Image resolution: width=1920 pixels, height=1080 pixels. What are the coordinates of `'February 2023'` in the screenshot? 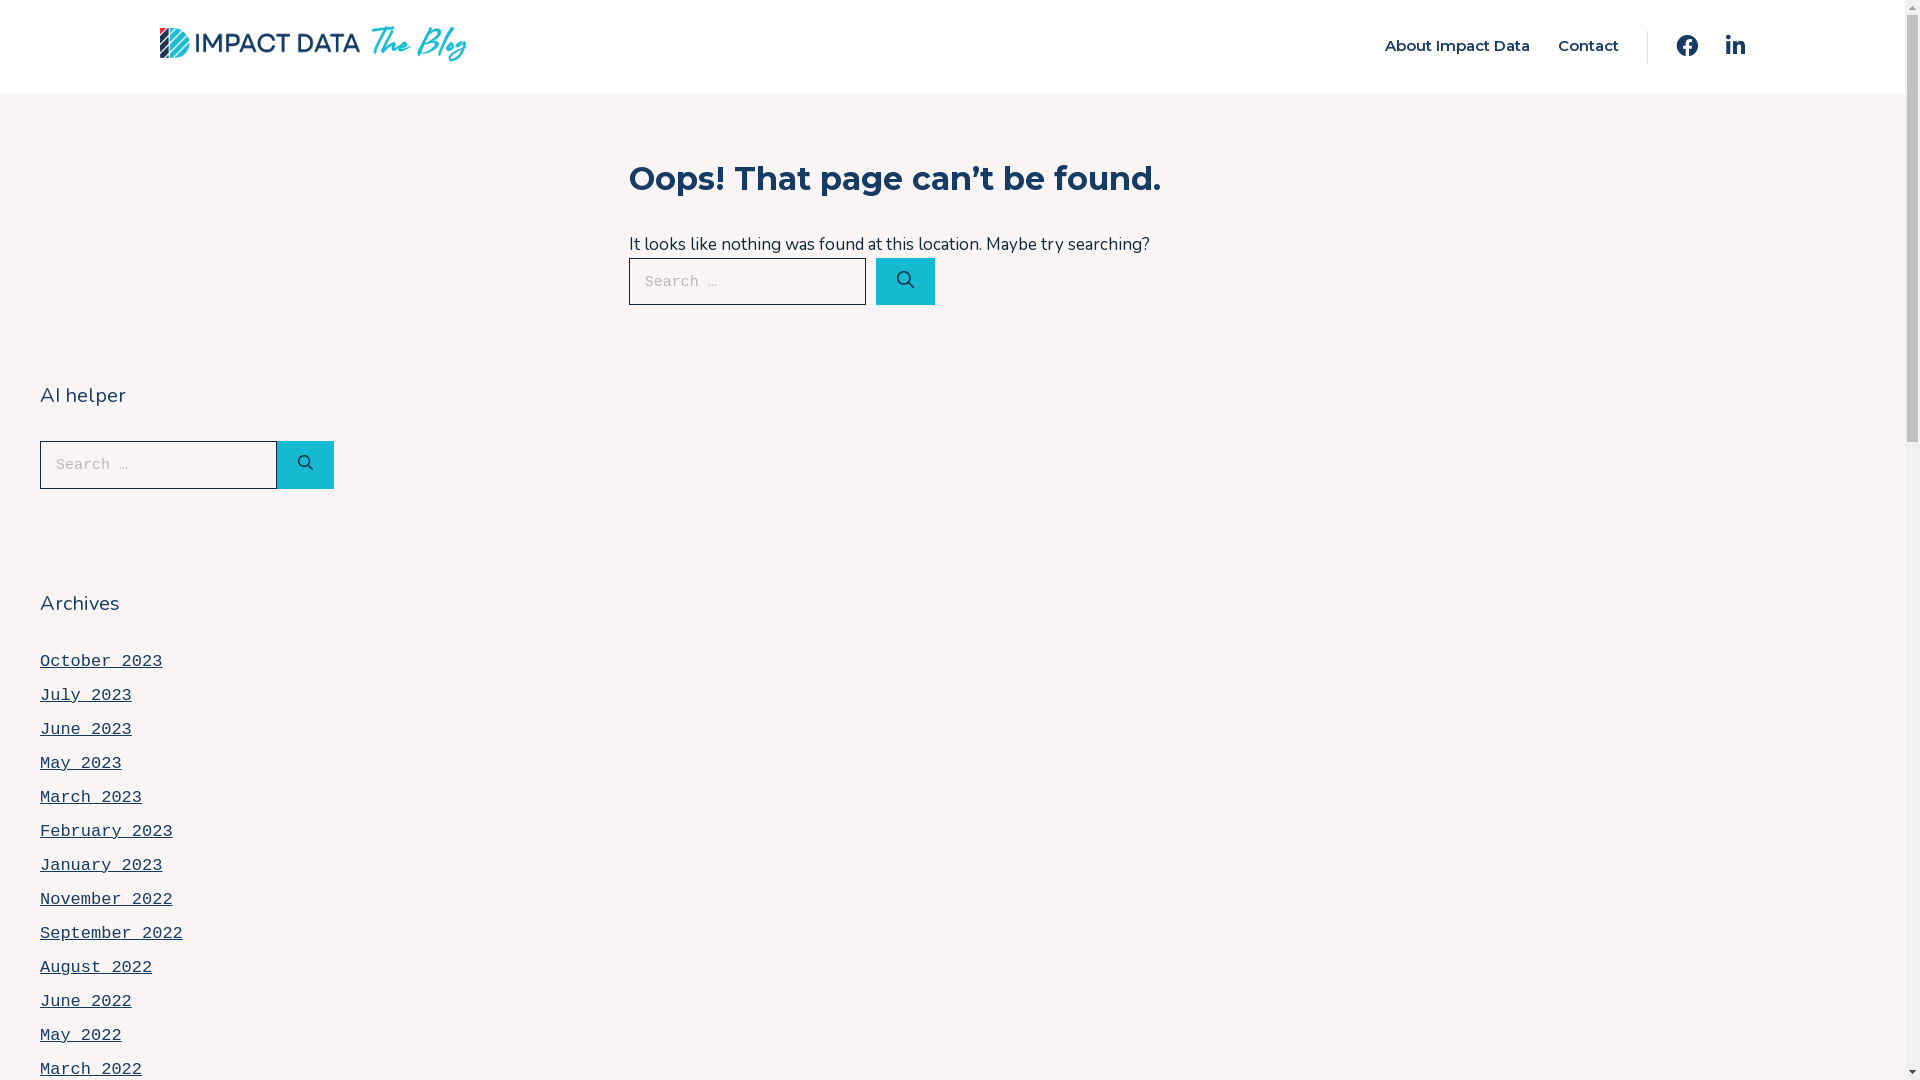 It's located at (105, 831).